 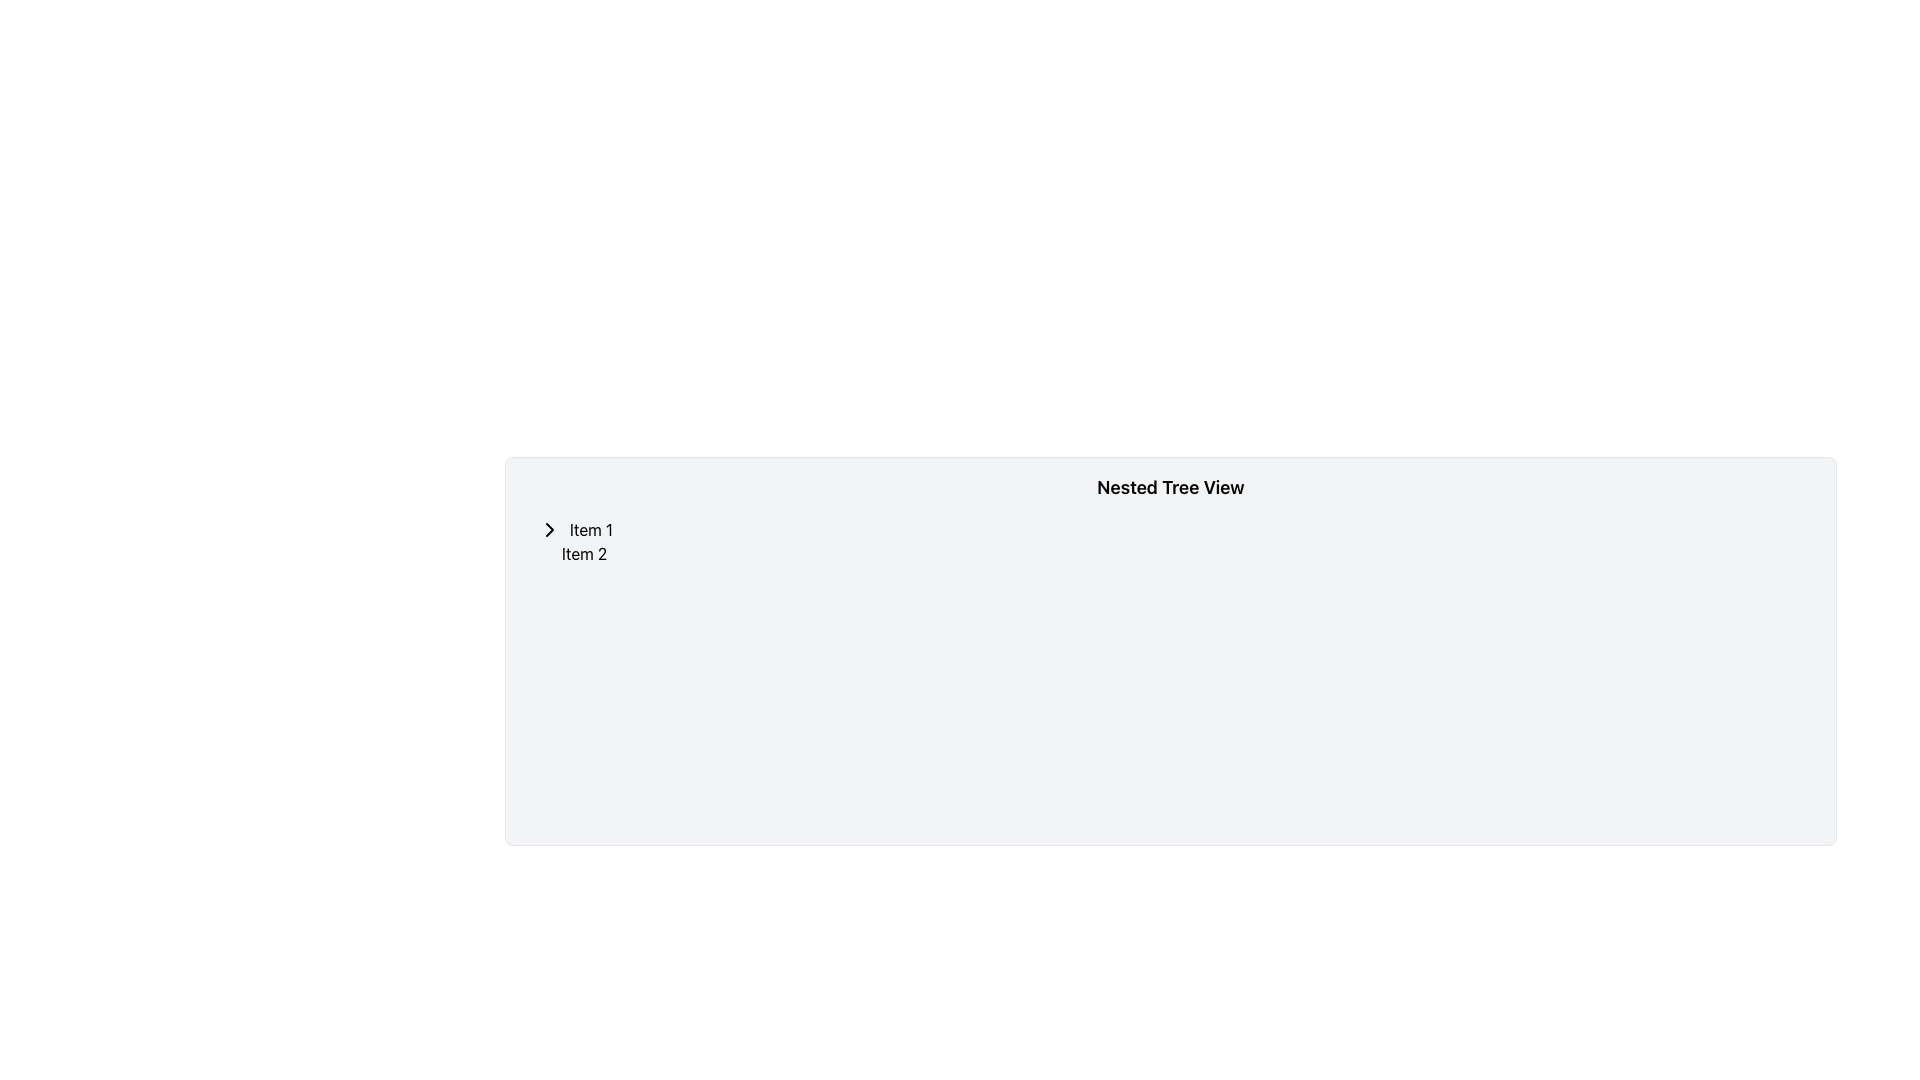 I want to click on the right-pointing chevron icon indicating navigation or expansion, located to the left of the text label 'Item 1' in the top-left corner of the main content area, so click(x=550, y=528).